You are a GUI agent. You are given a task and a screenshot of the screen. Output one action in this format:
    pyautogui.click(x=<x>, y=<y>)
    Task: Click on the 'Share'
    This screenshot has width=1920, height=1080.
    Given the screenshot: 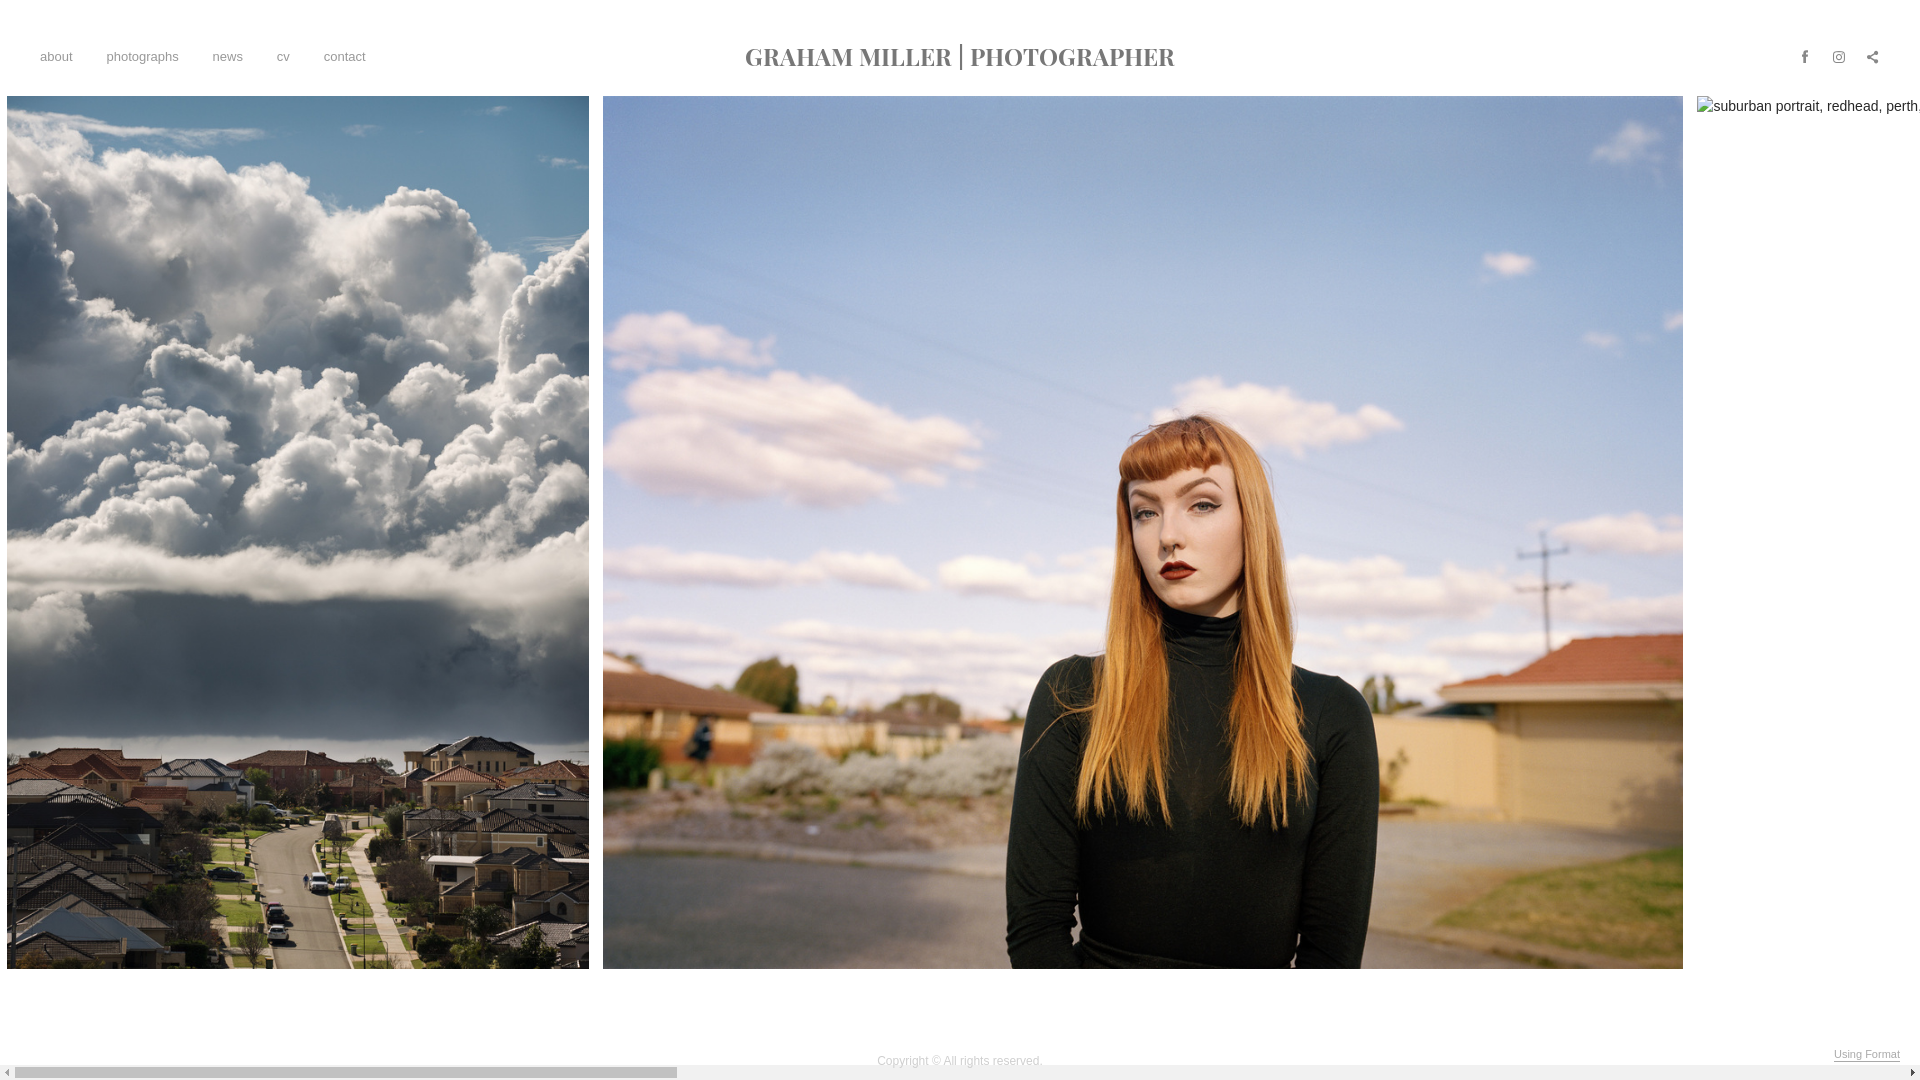 What is the action you would take?
    pyautogui.click(x=1871, y=55)
    